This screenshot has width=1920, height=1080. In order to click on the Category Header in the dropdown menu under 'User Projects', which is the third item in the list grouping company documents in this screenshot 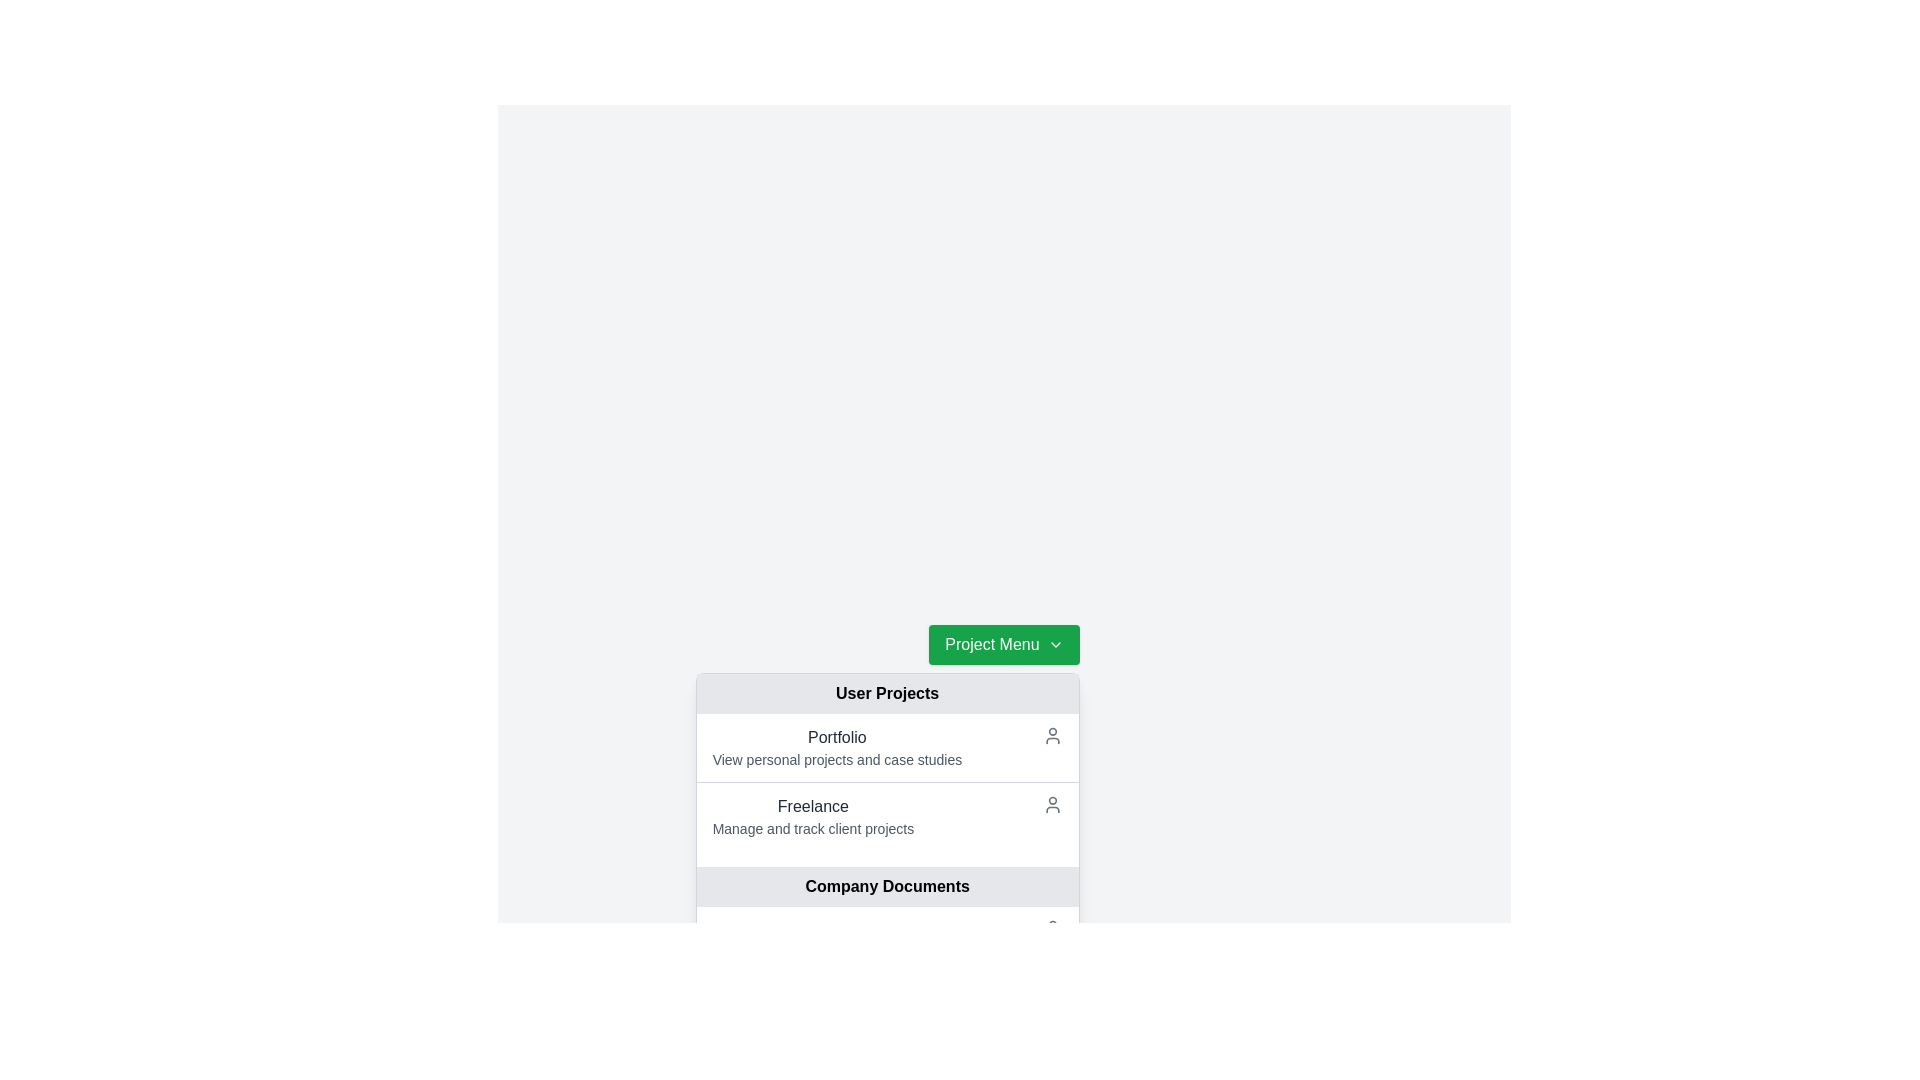, I will do `click(886, 866)`.